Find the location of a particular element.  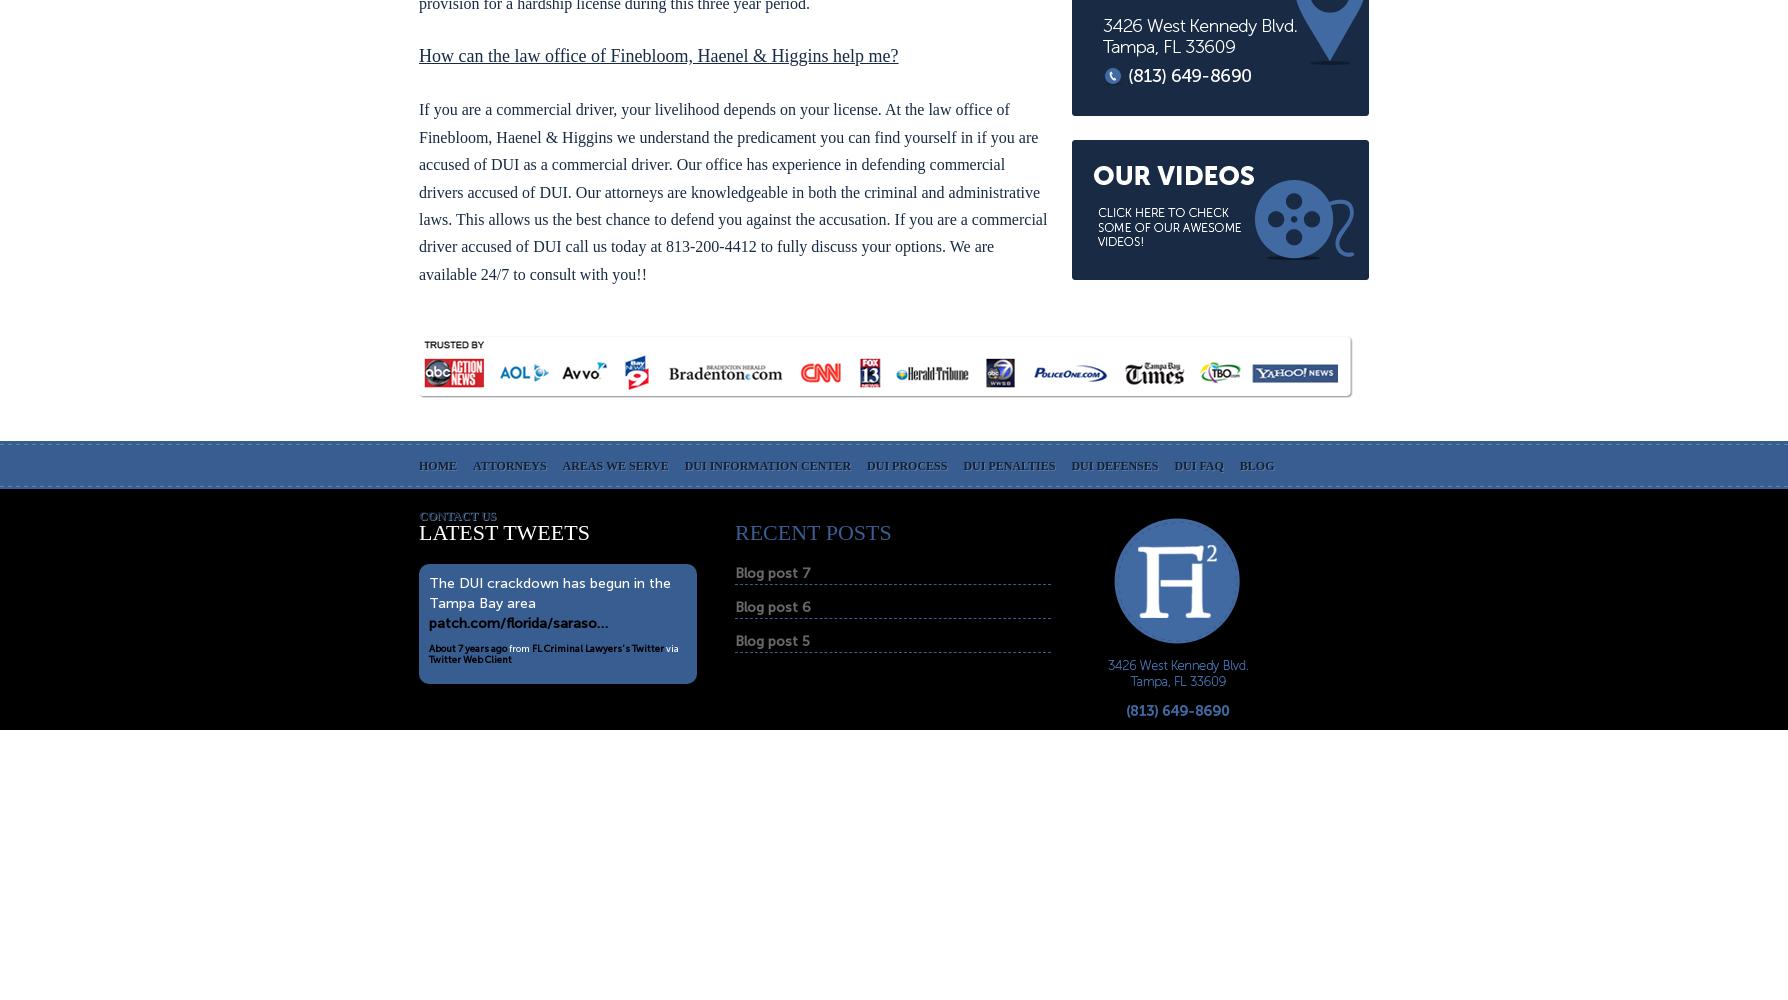

'RECENT POSTS' is located at coordinates (812, 532).